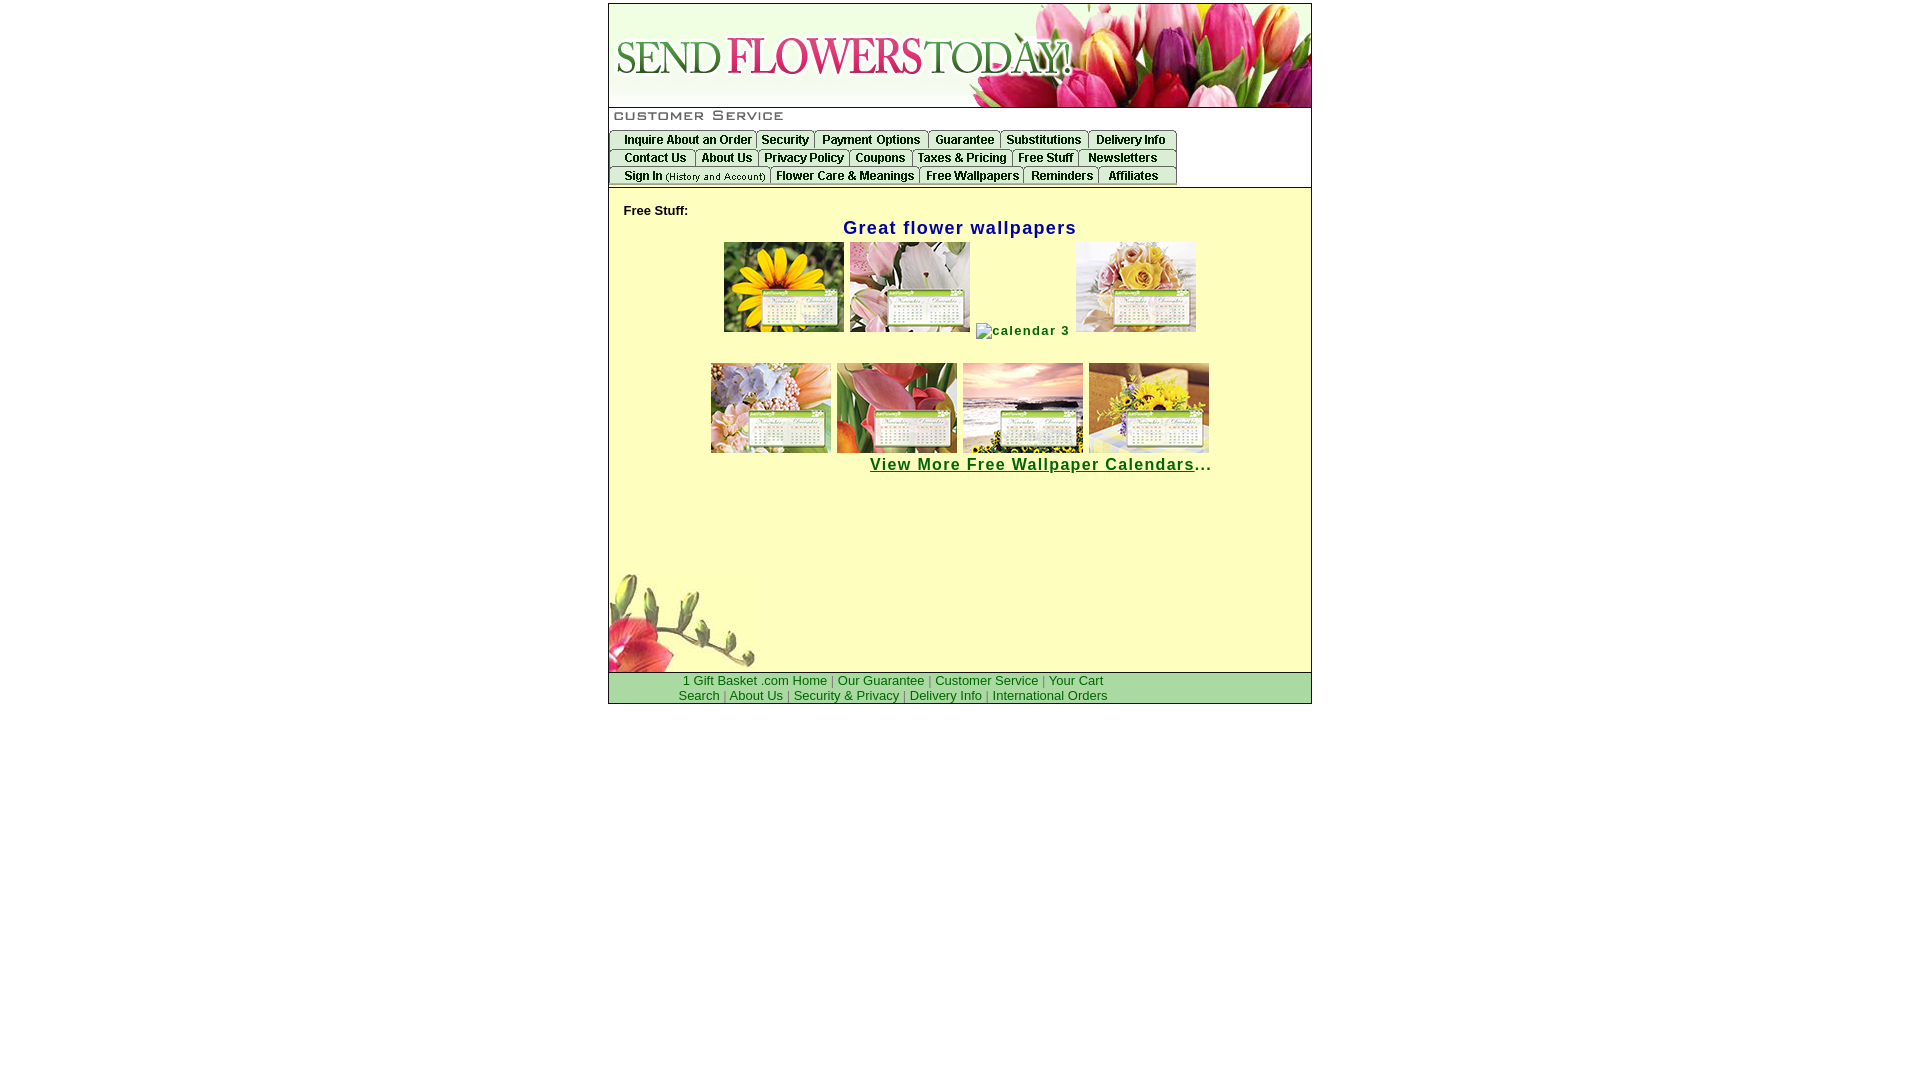 The image size is (1920, 1080). Describe the element at coordinates (698, 694) in the screenshot. I see `'Search'` at that location.